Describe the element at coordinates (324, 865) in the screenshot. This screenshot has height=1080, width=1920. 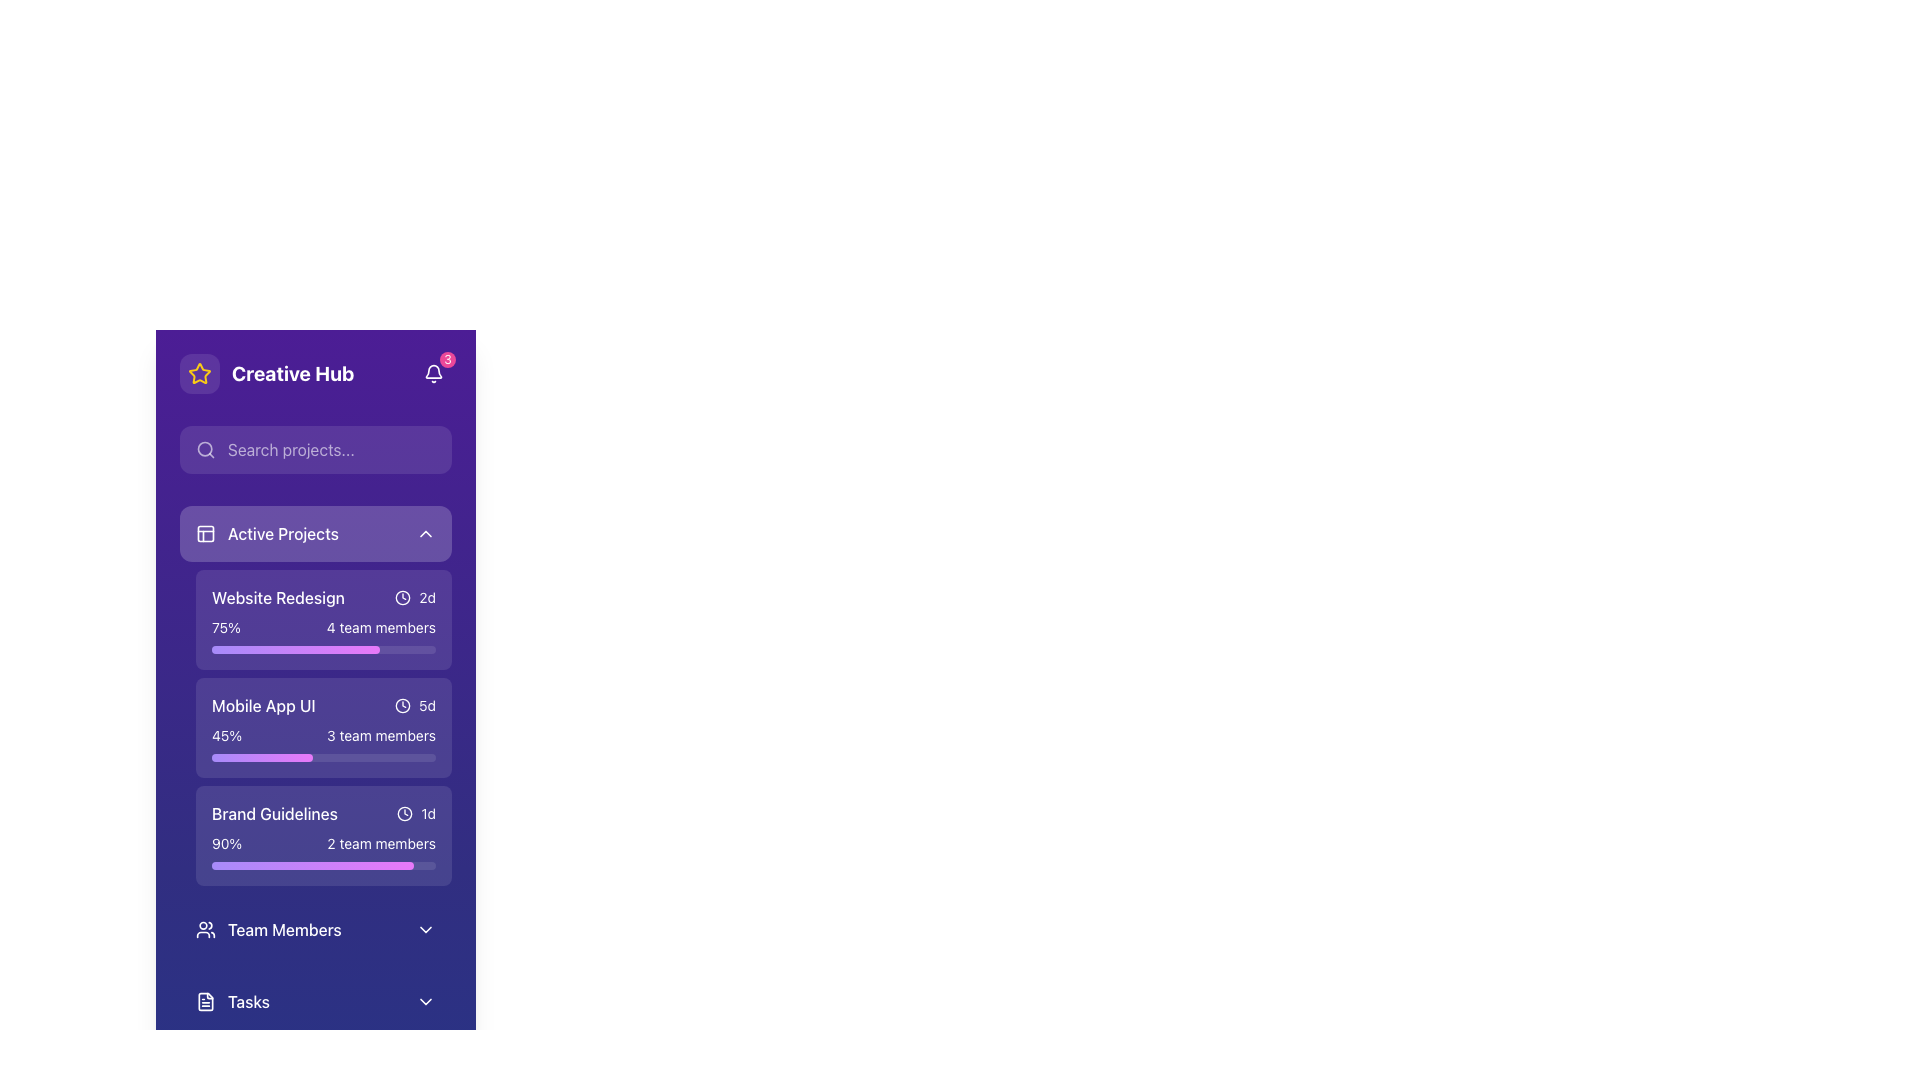
I see `the progress bar` at that location.